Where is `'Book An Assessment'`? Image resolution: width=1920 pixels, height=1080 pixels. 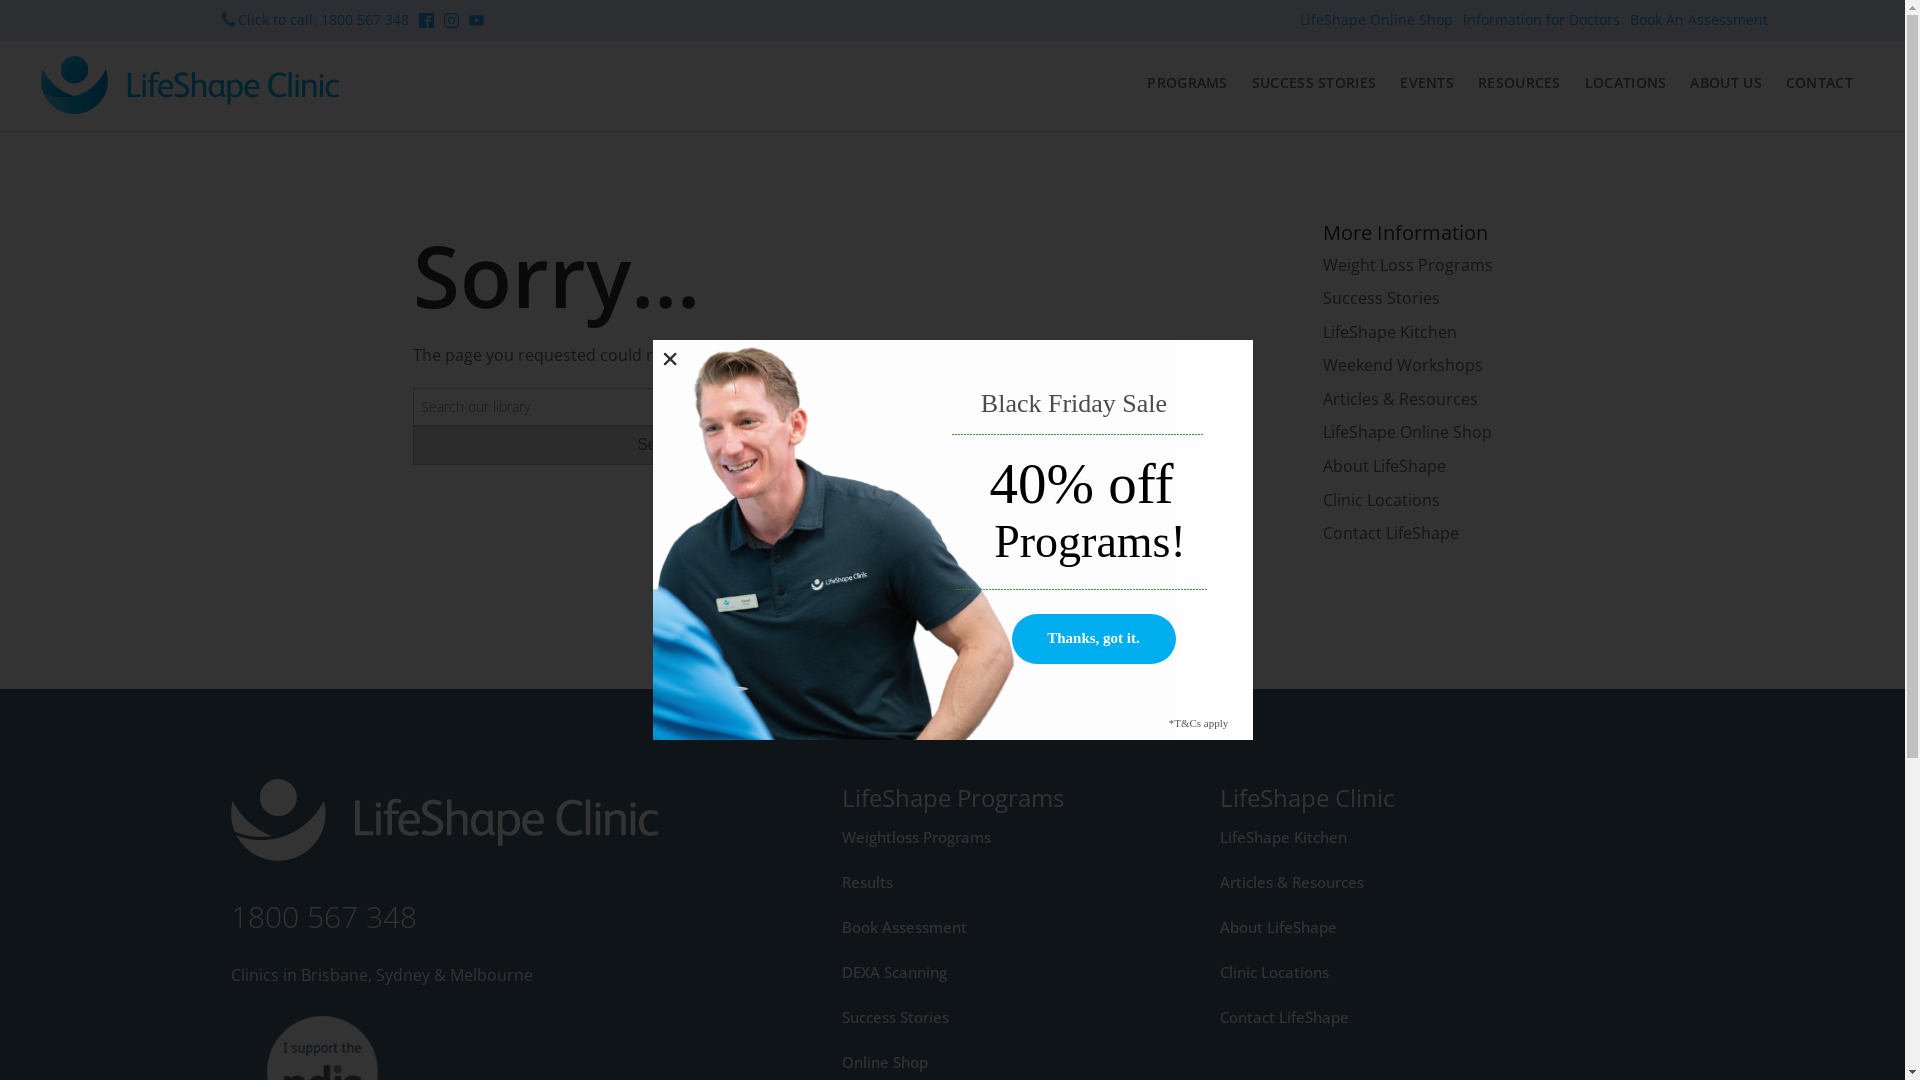 'Book An Assessment' is located at coordinates (1698, 19).